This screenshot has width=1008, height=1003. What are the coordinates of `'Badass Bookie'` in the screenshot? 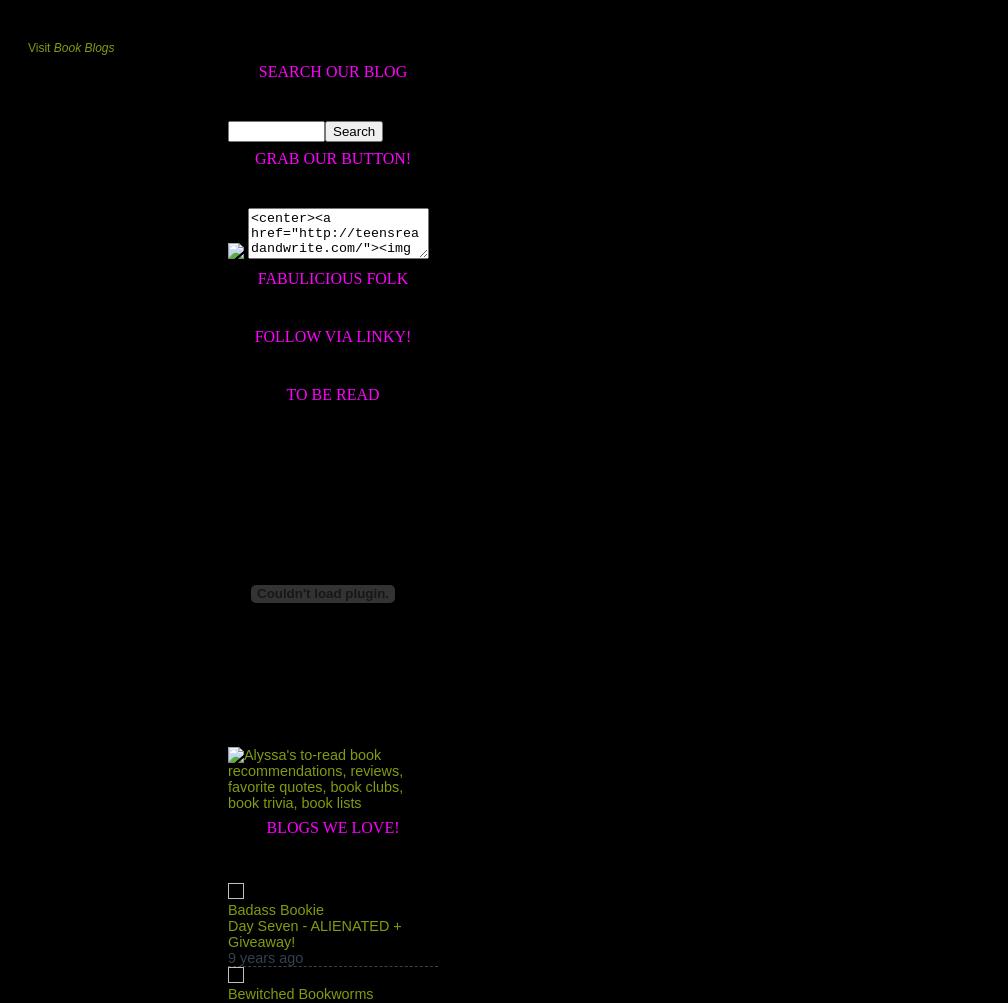 It's located at (275, 909).